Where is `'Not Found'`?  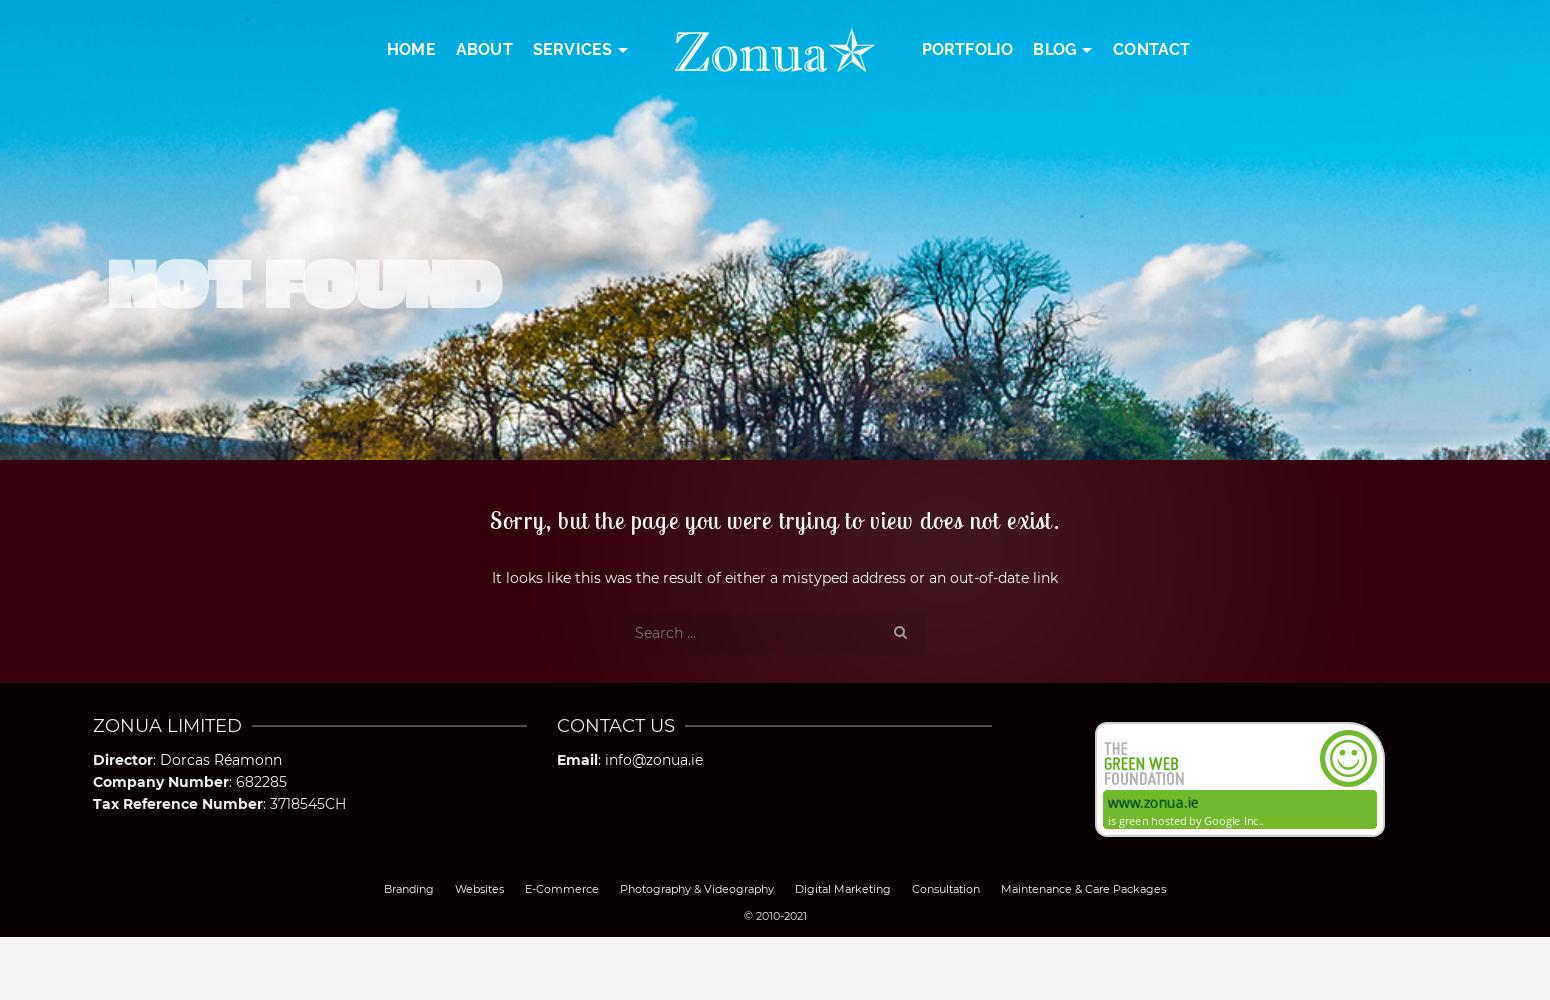 'Not Found' is located at coordinates (302, 279).